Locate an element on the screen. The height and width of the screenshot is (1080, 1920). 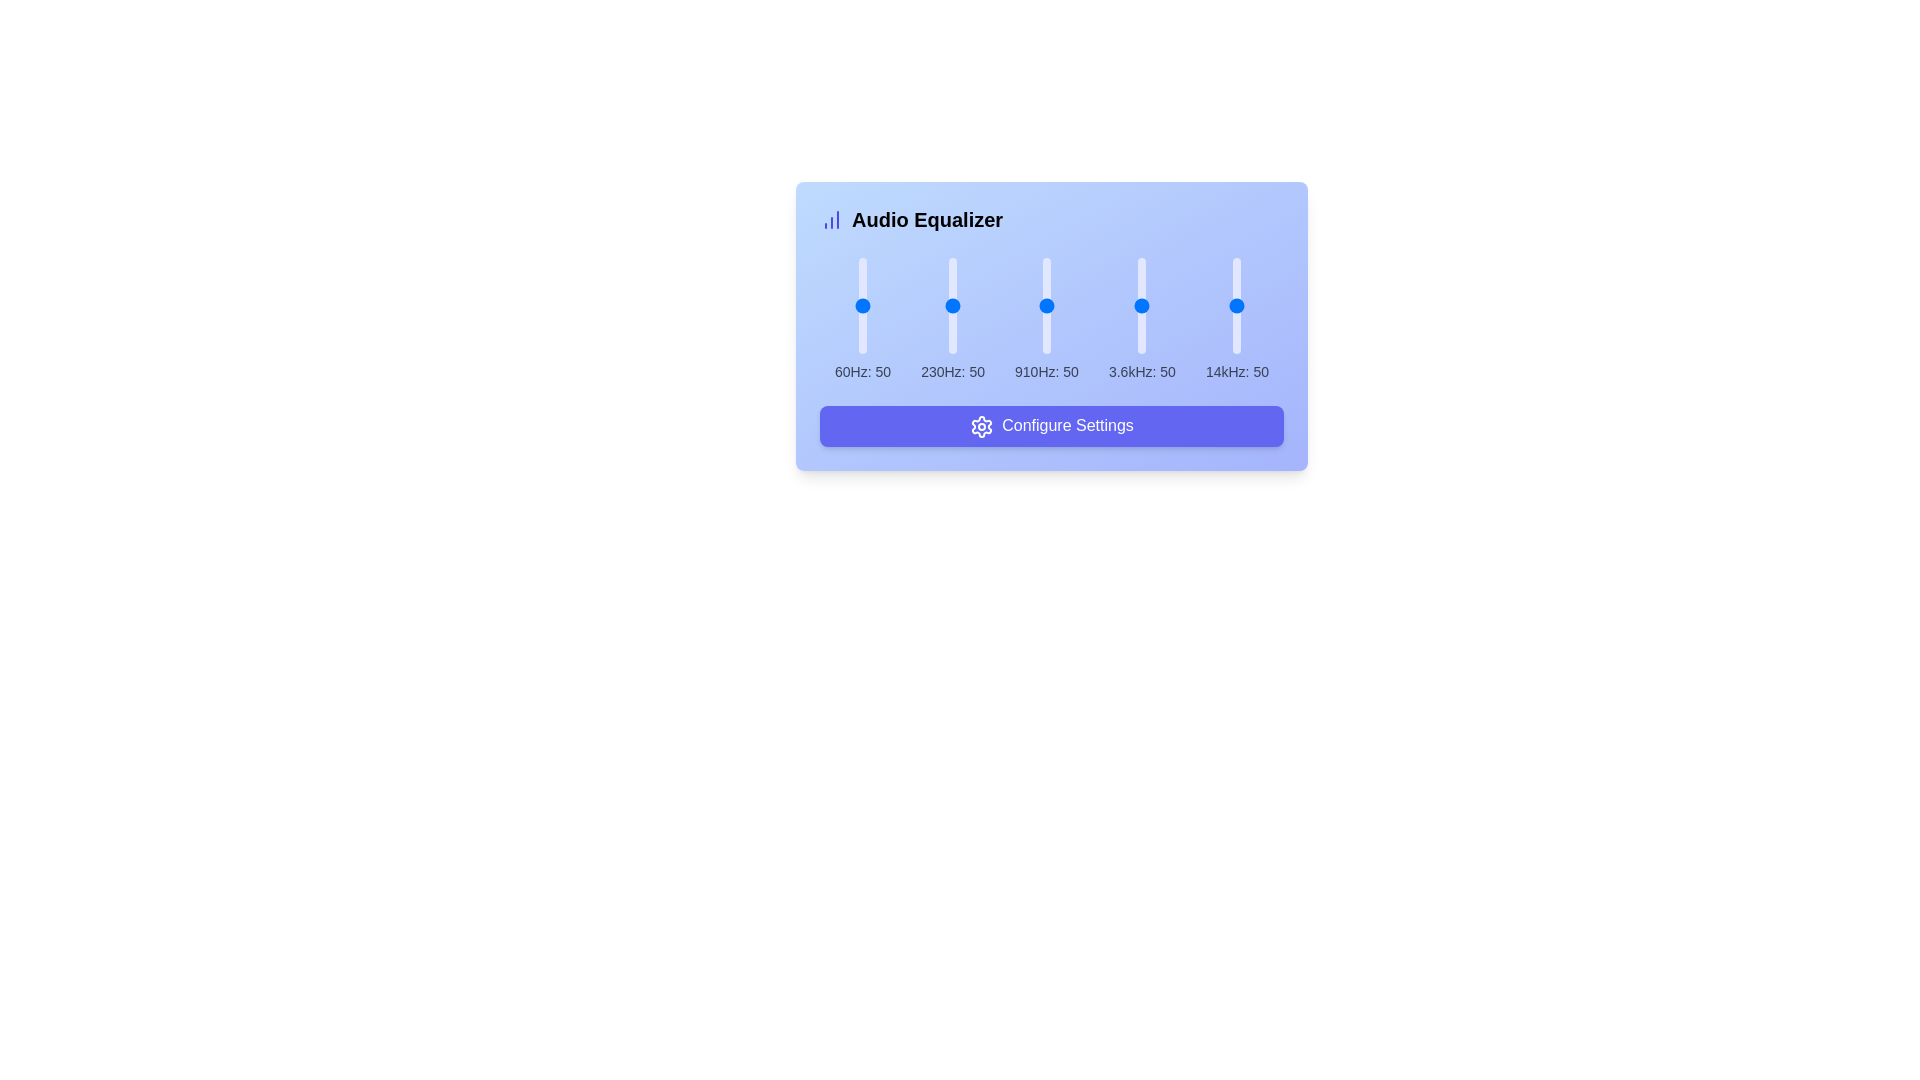
the slider value is located at coordinates (1236, 257).